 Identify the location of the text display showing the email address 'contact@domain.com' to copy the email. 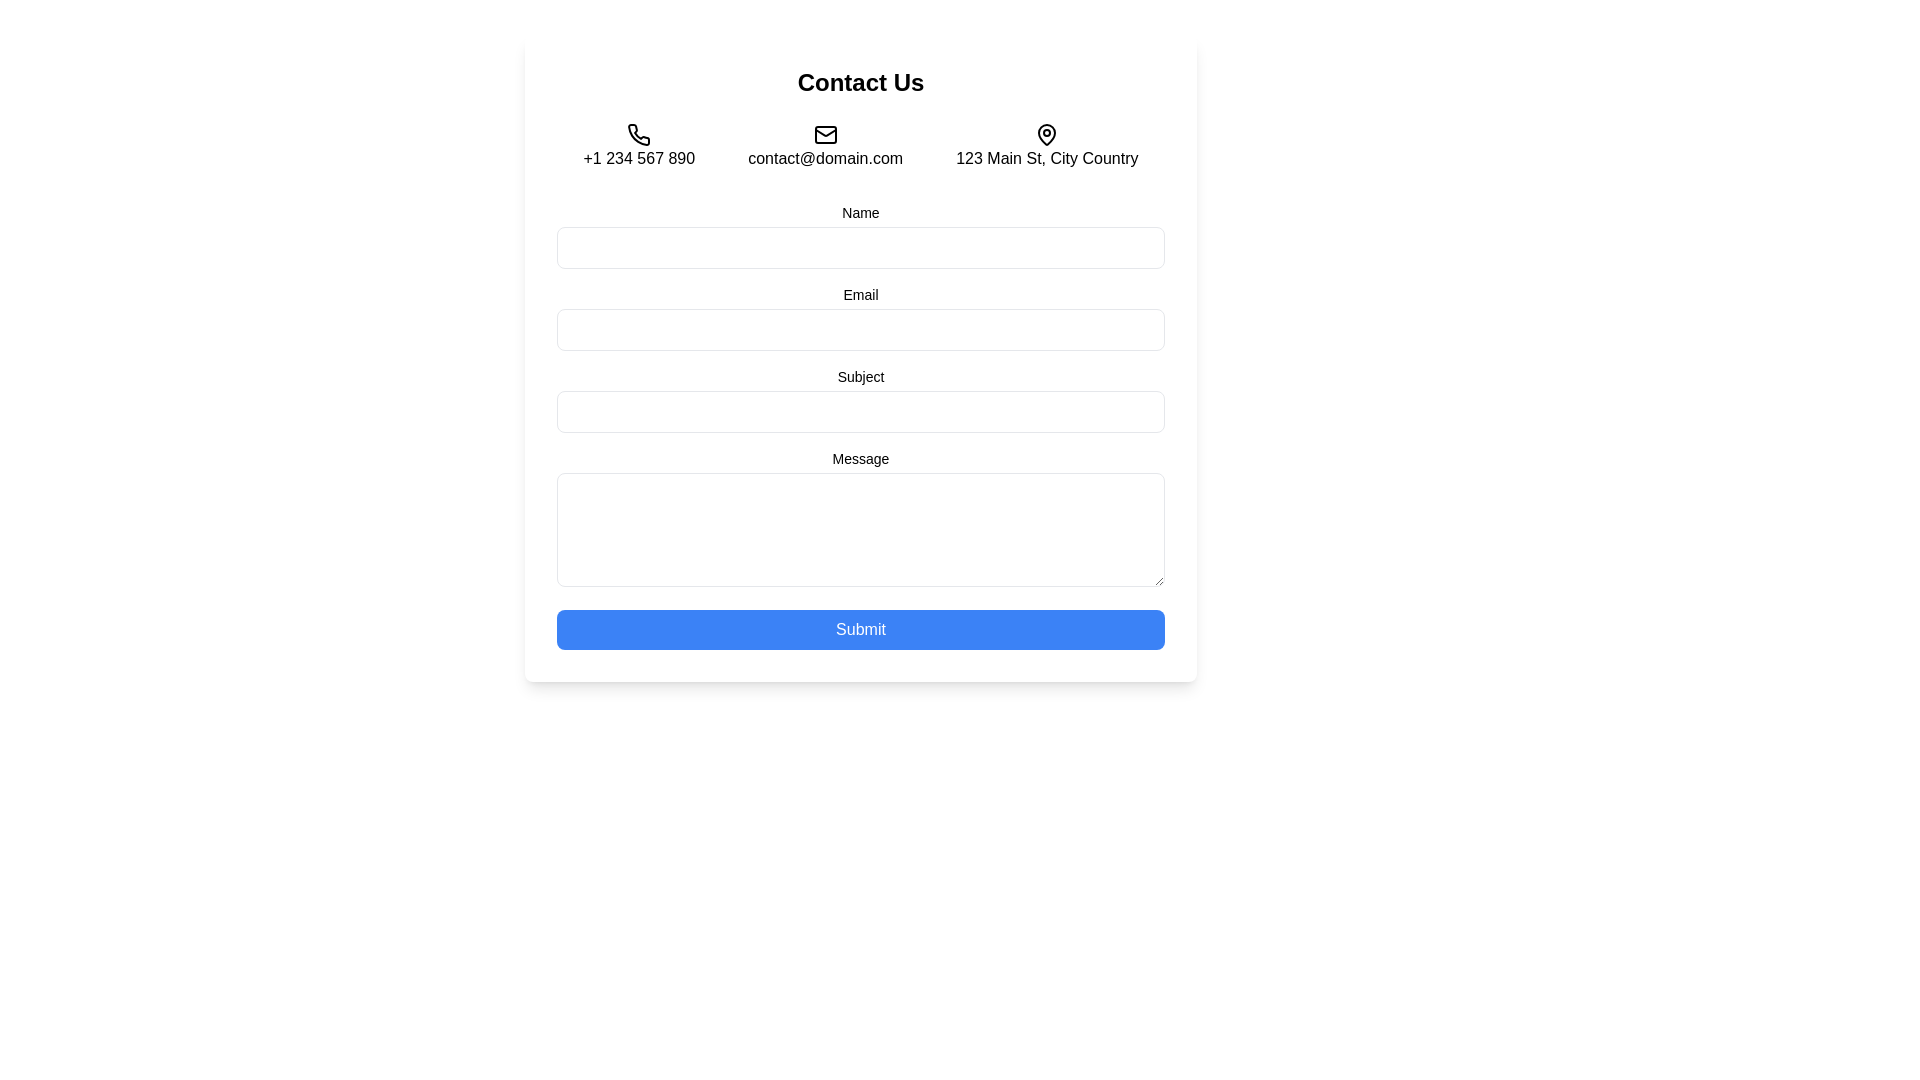
(825, 157).